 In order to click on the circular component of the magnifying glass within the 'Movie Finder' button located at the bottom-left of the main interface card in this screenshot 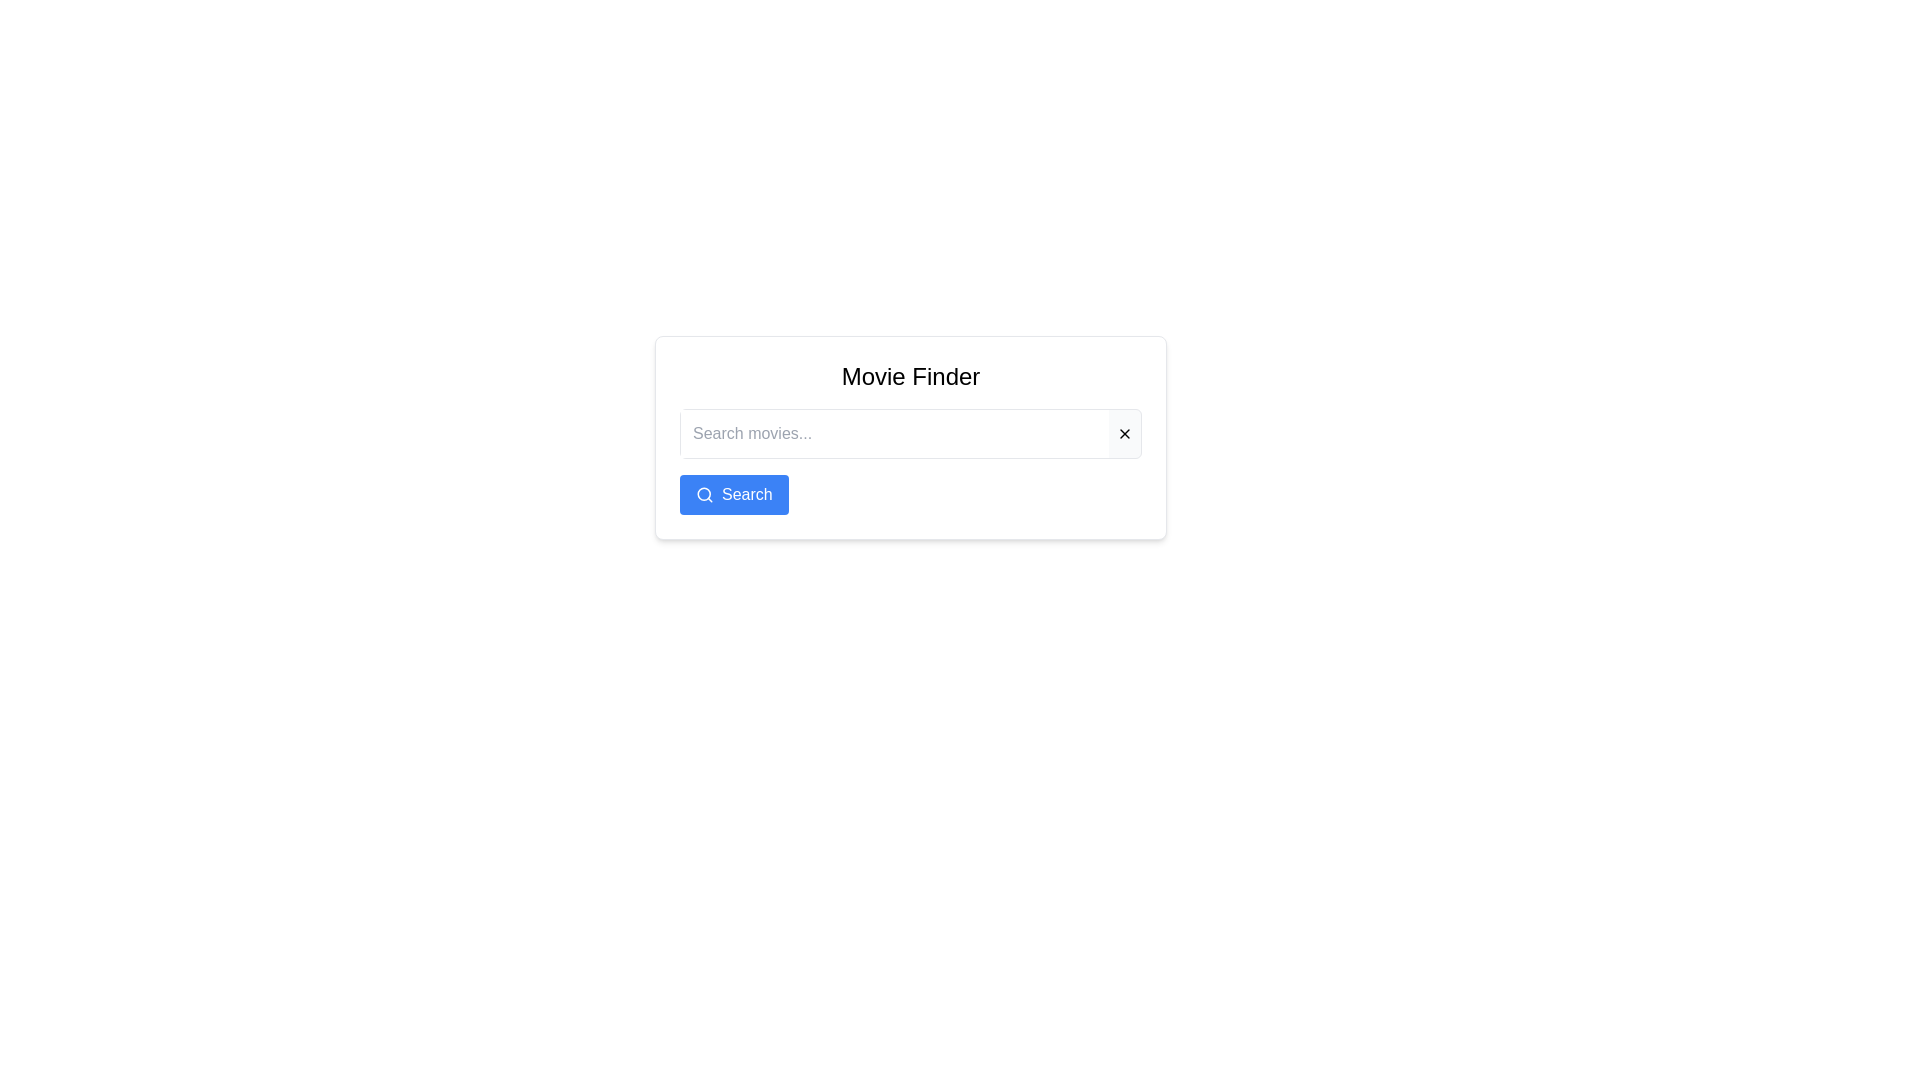, I will do `click(704, 494)`.